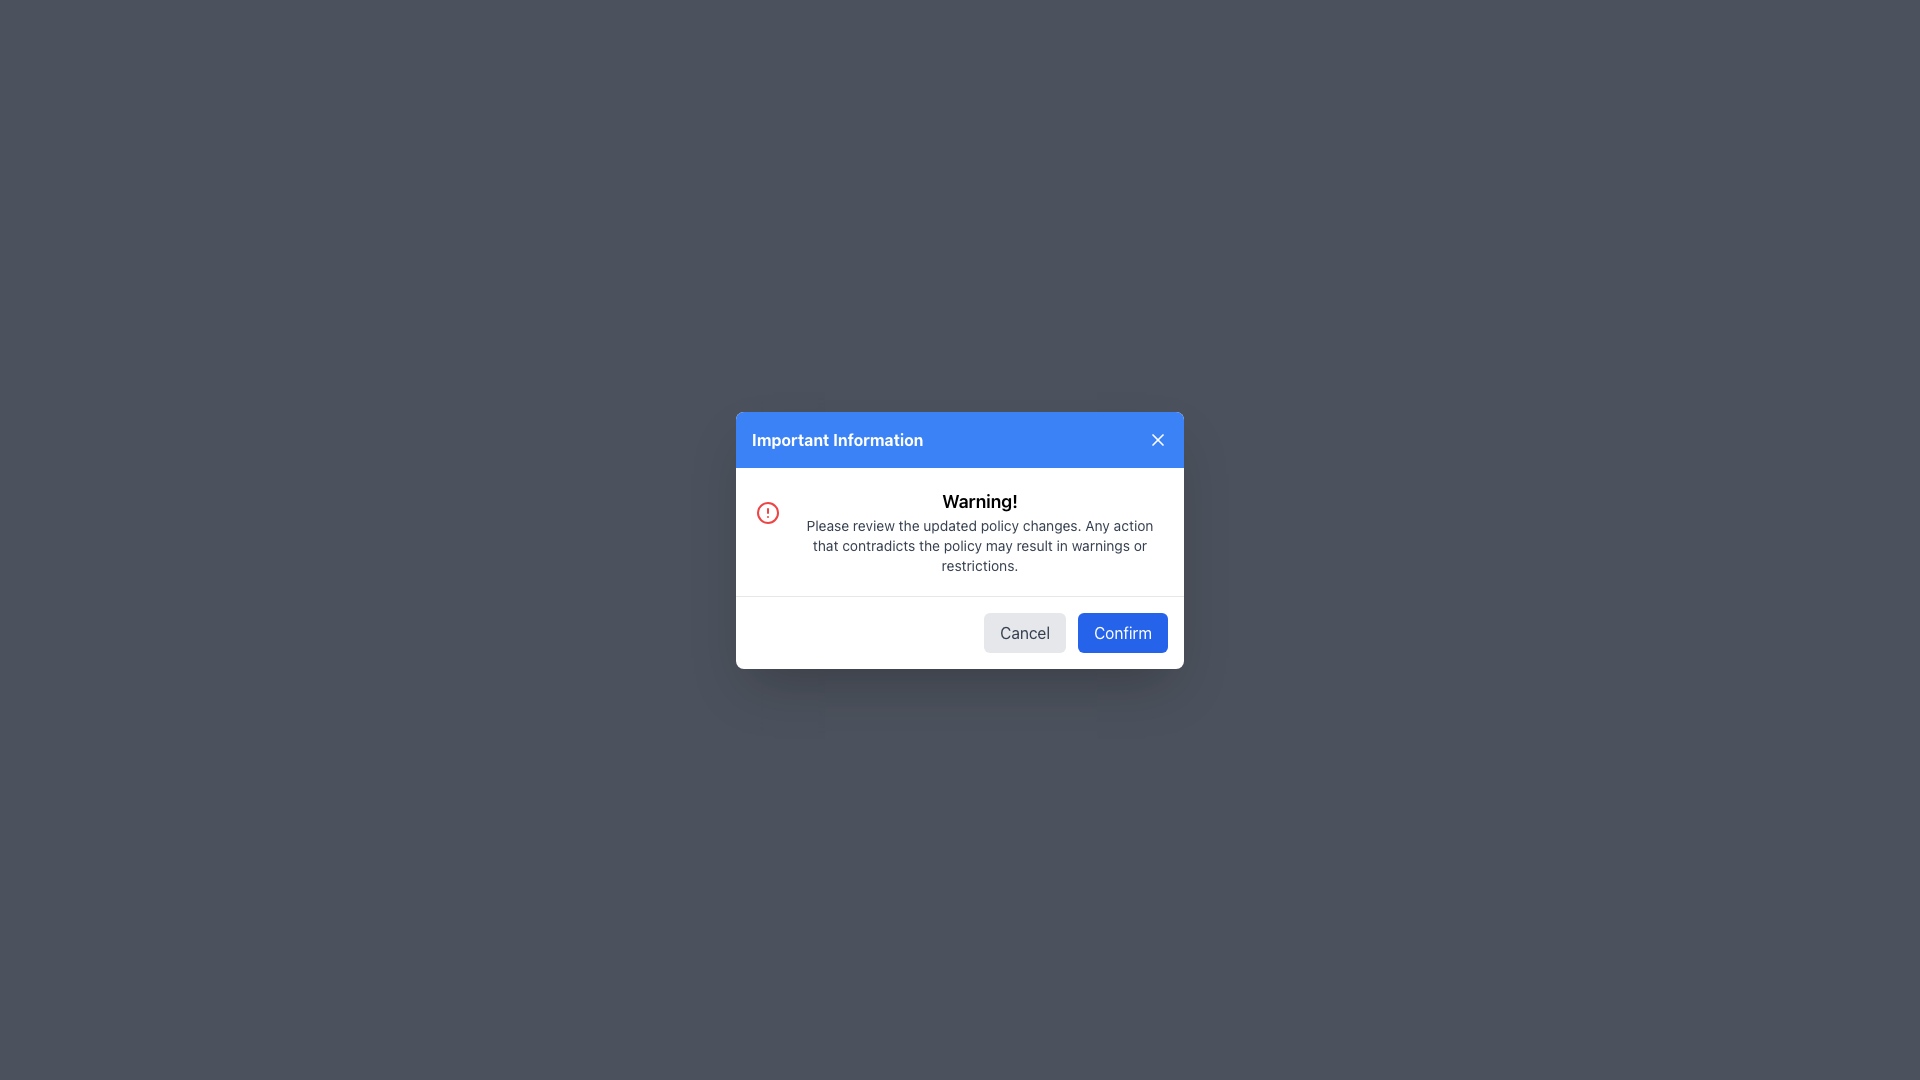  Describe the element at coordinates (960, 632) in the screenshot. I see `the Cancel button located in the bottom-right section of the modal dialog titled 'Important Information', which serves as an action control area for confirming or canceling operations` at that location.